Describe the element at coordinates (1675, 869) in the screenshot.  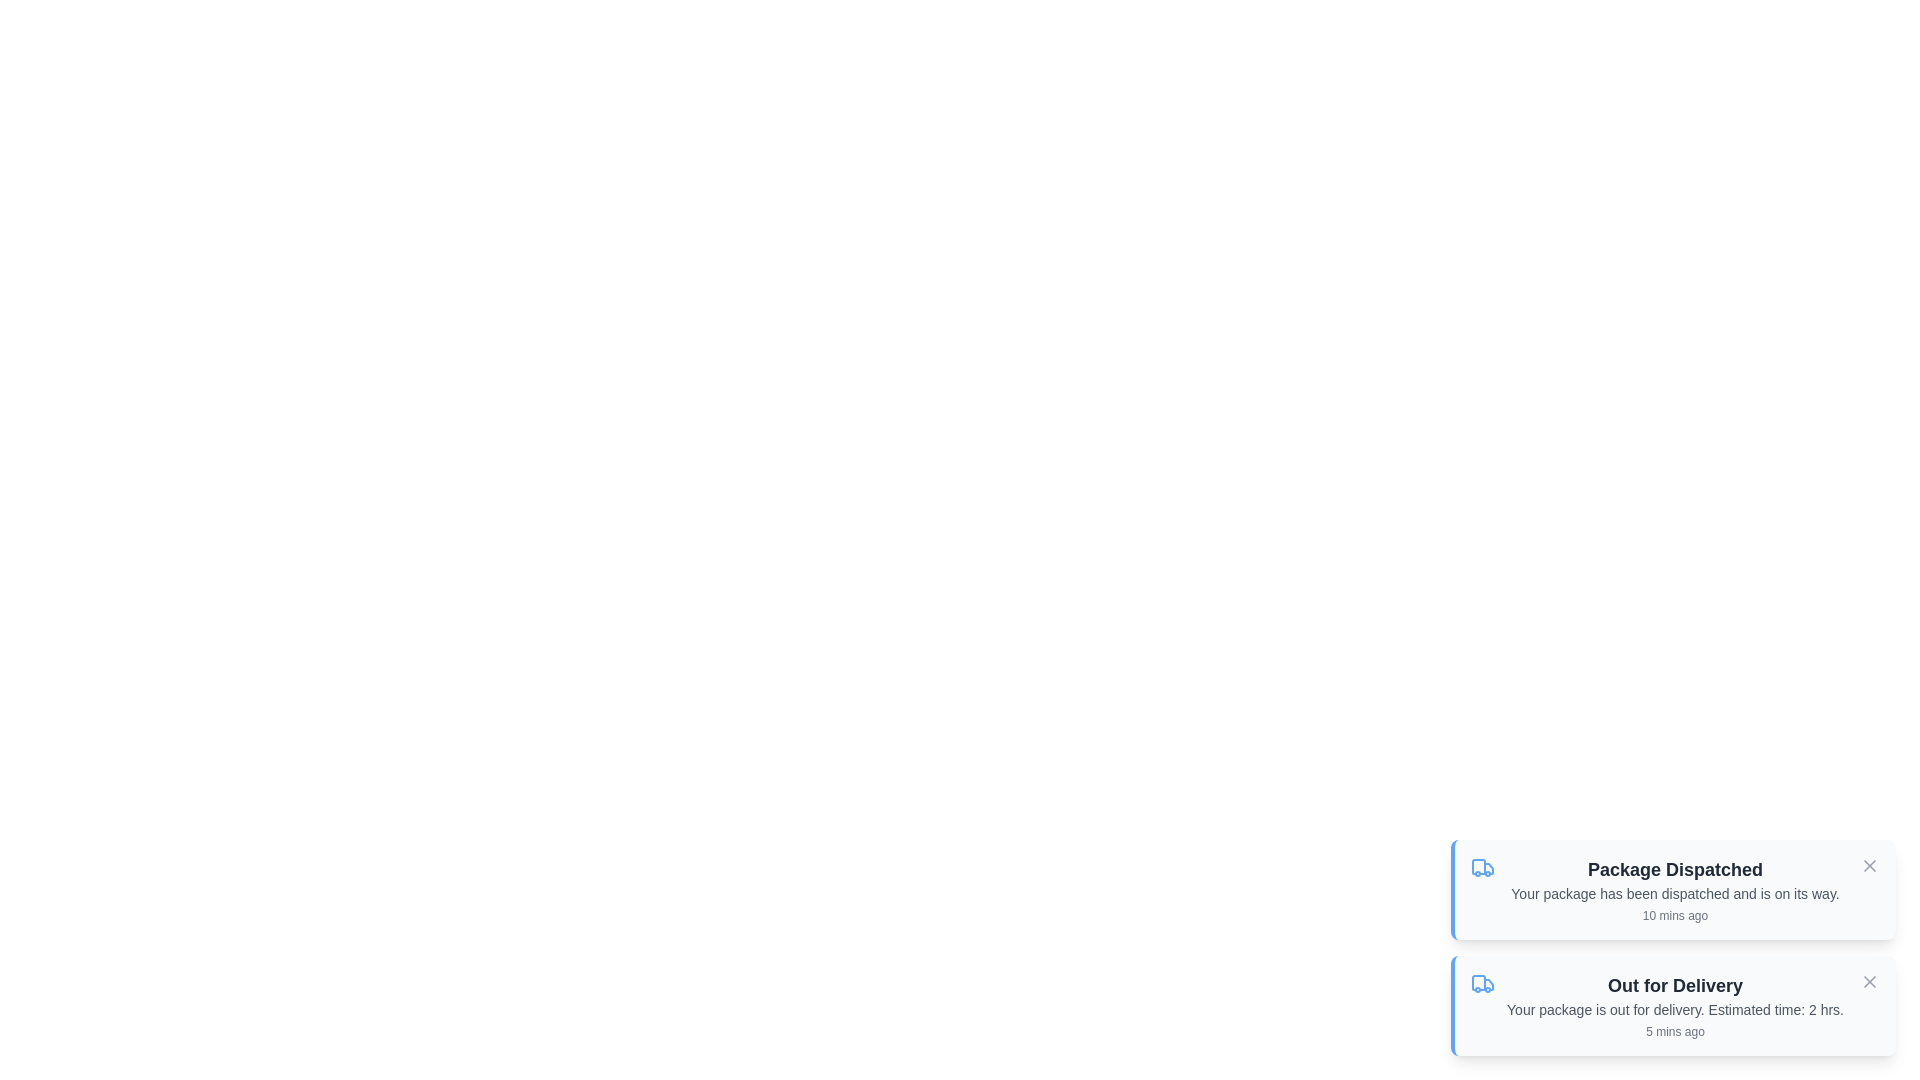
I see `the title of the notification card` at that location.